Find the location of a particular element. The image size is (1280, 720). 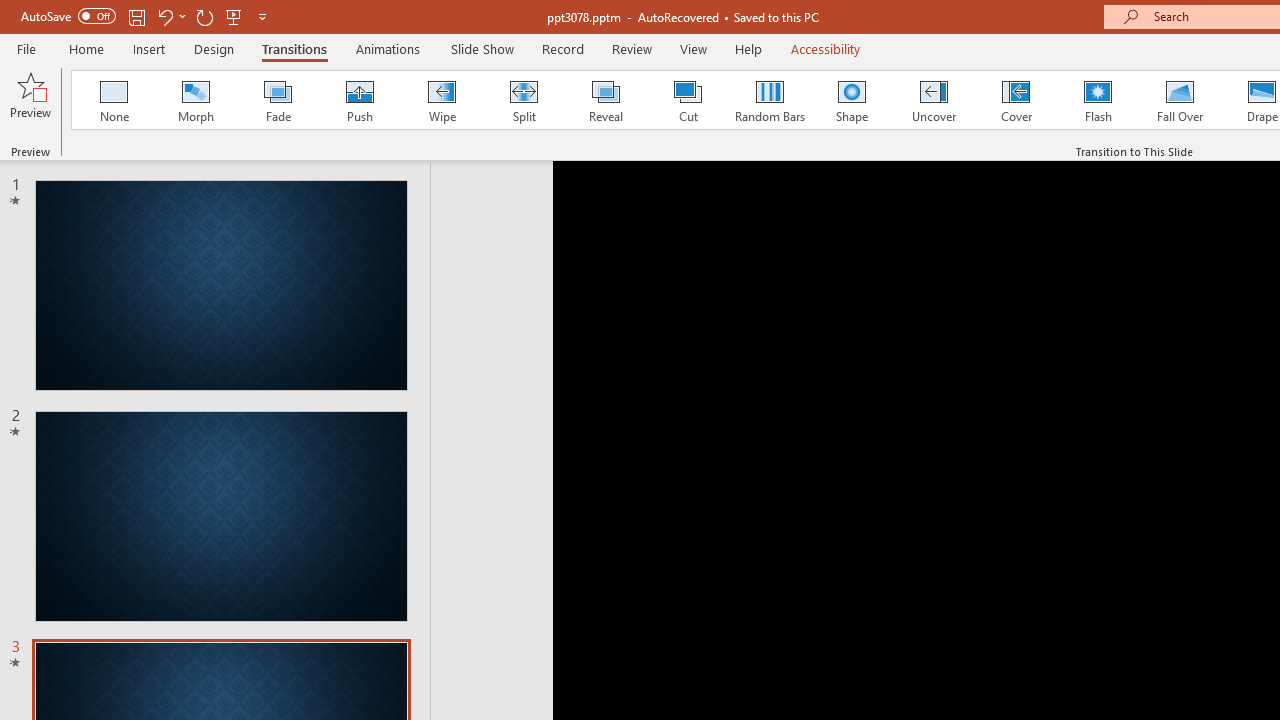

'Fall Over' is located at coordinates (1180, 100).